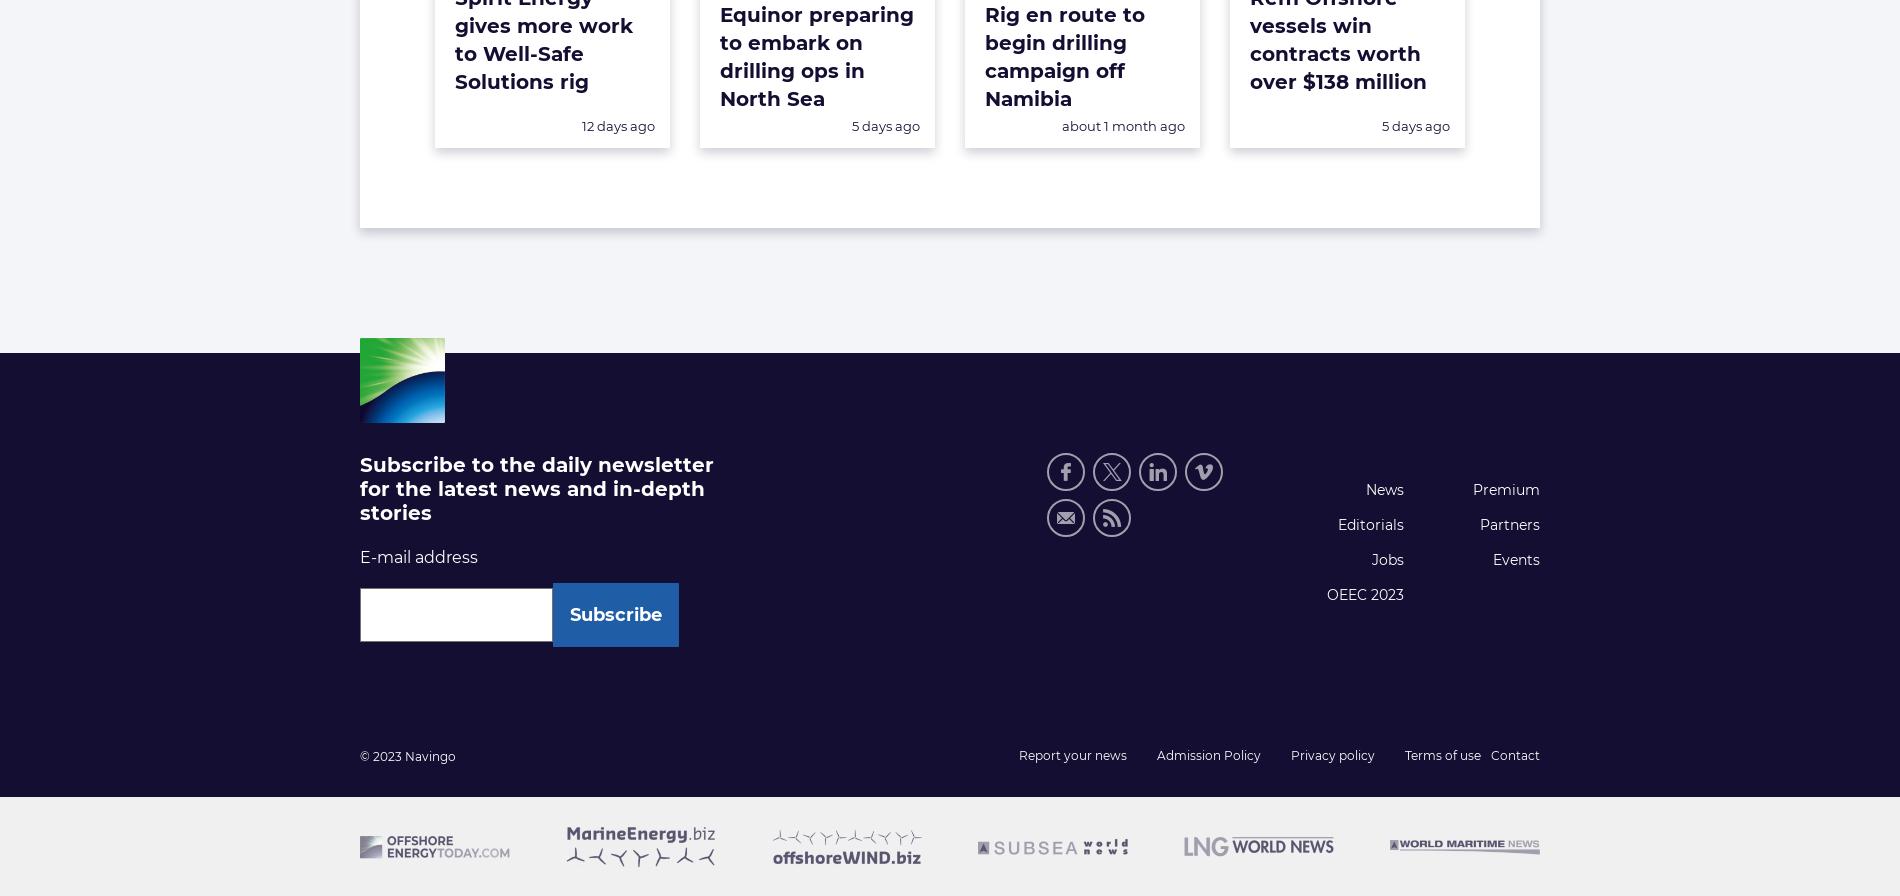 This screenshot has height=896, width=1900. I want to click on 'Report your news', so click(1018, 754).